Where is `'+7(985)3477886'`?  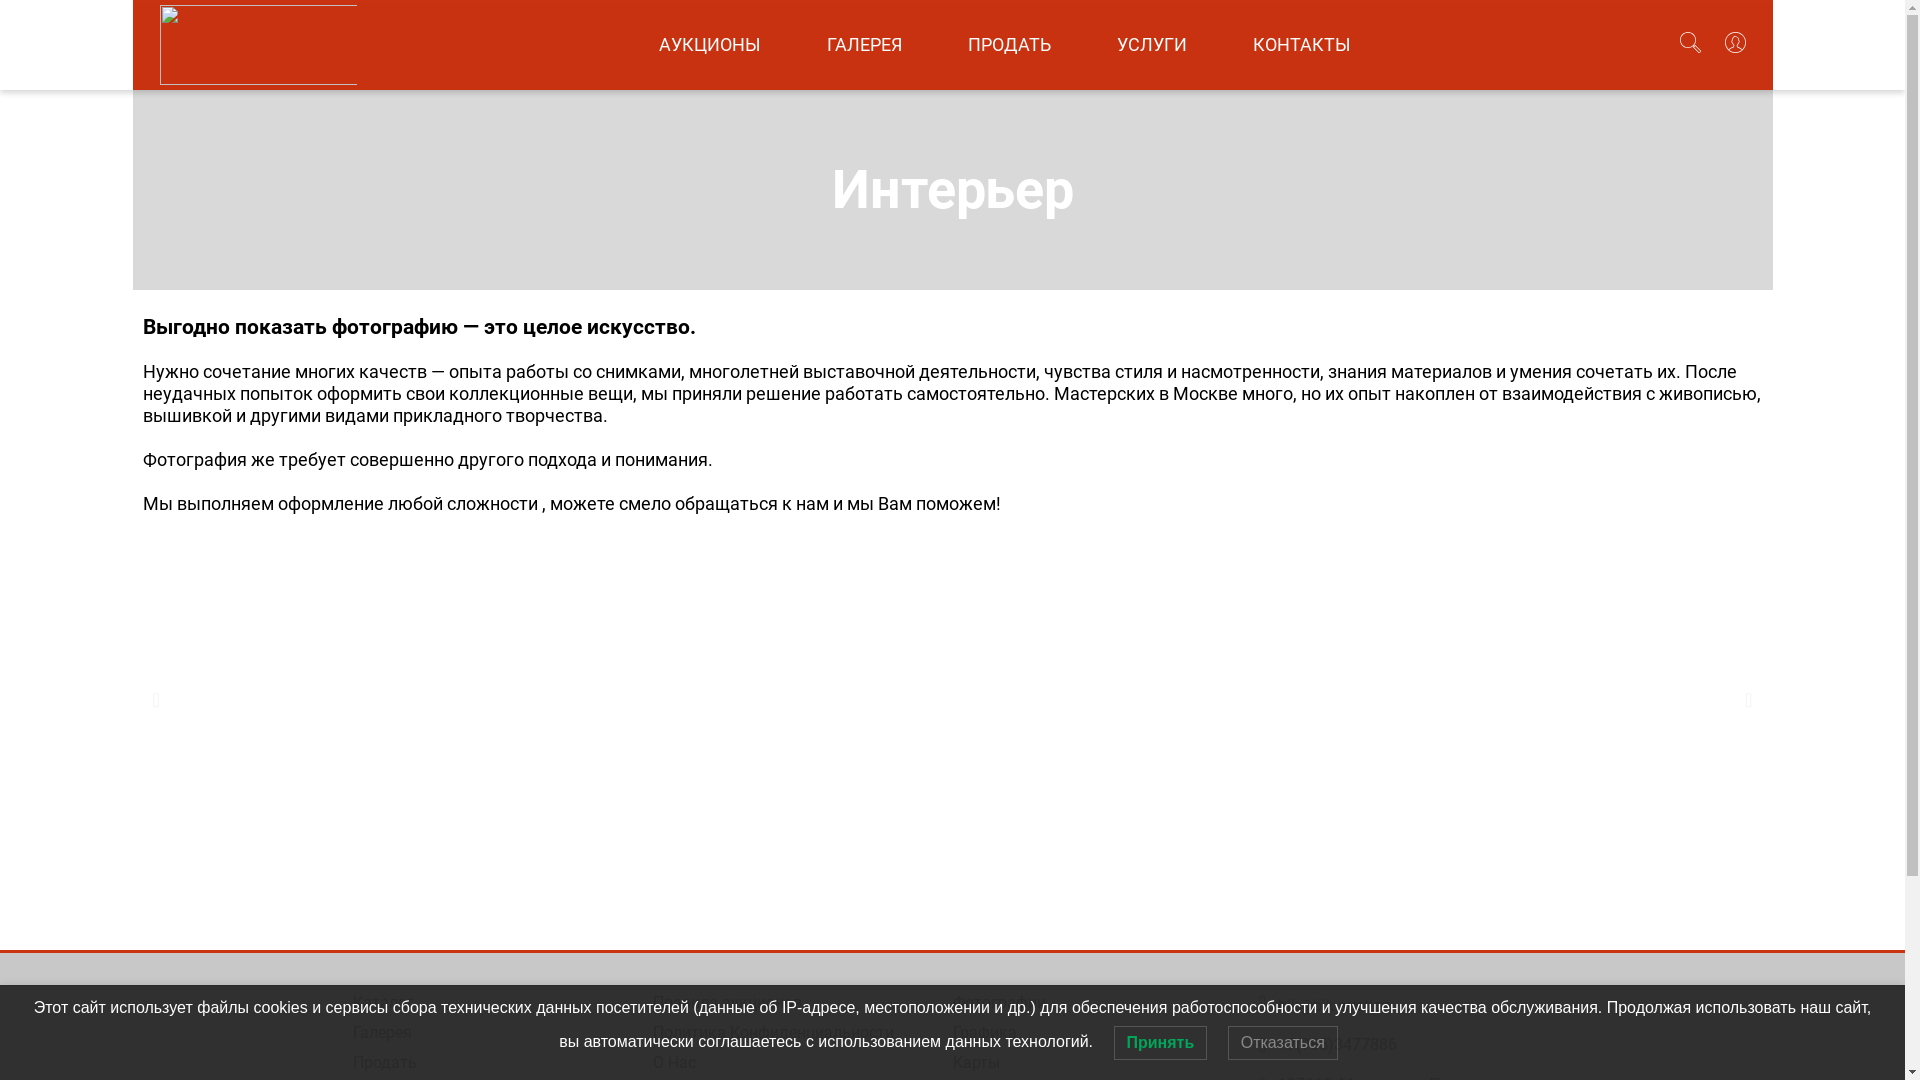
'+7(985)3477886' is located at coordinates (1337, 1043).